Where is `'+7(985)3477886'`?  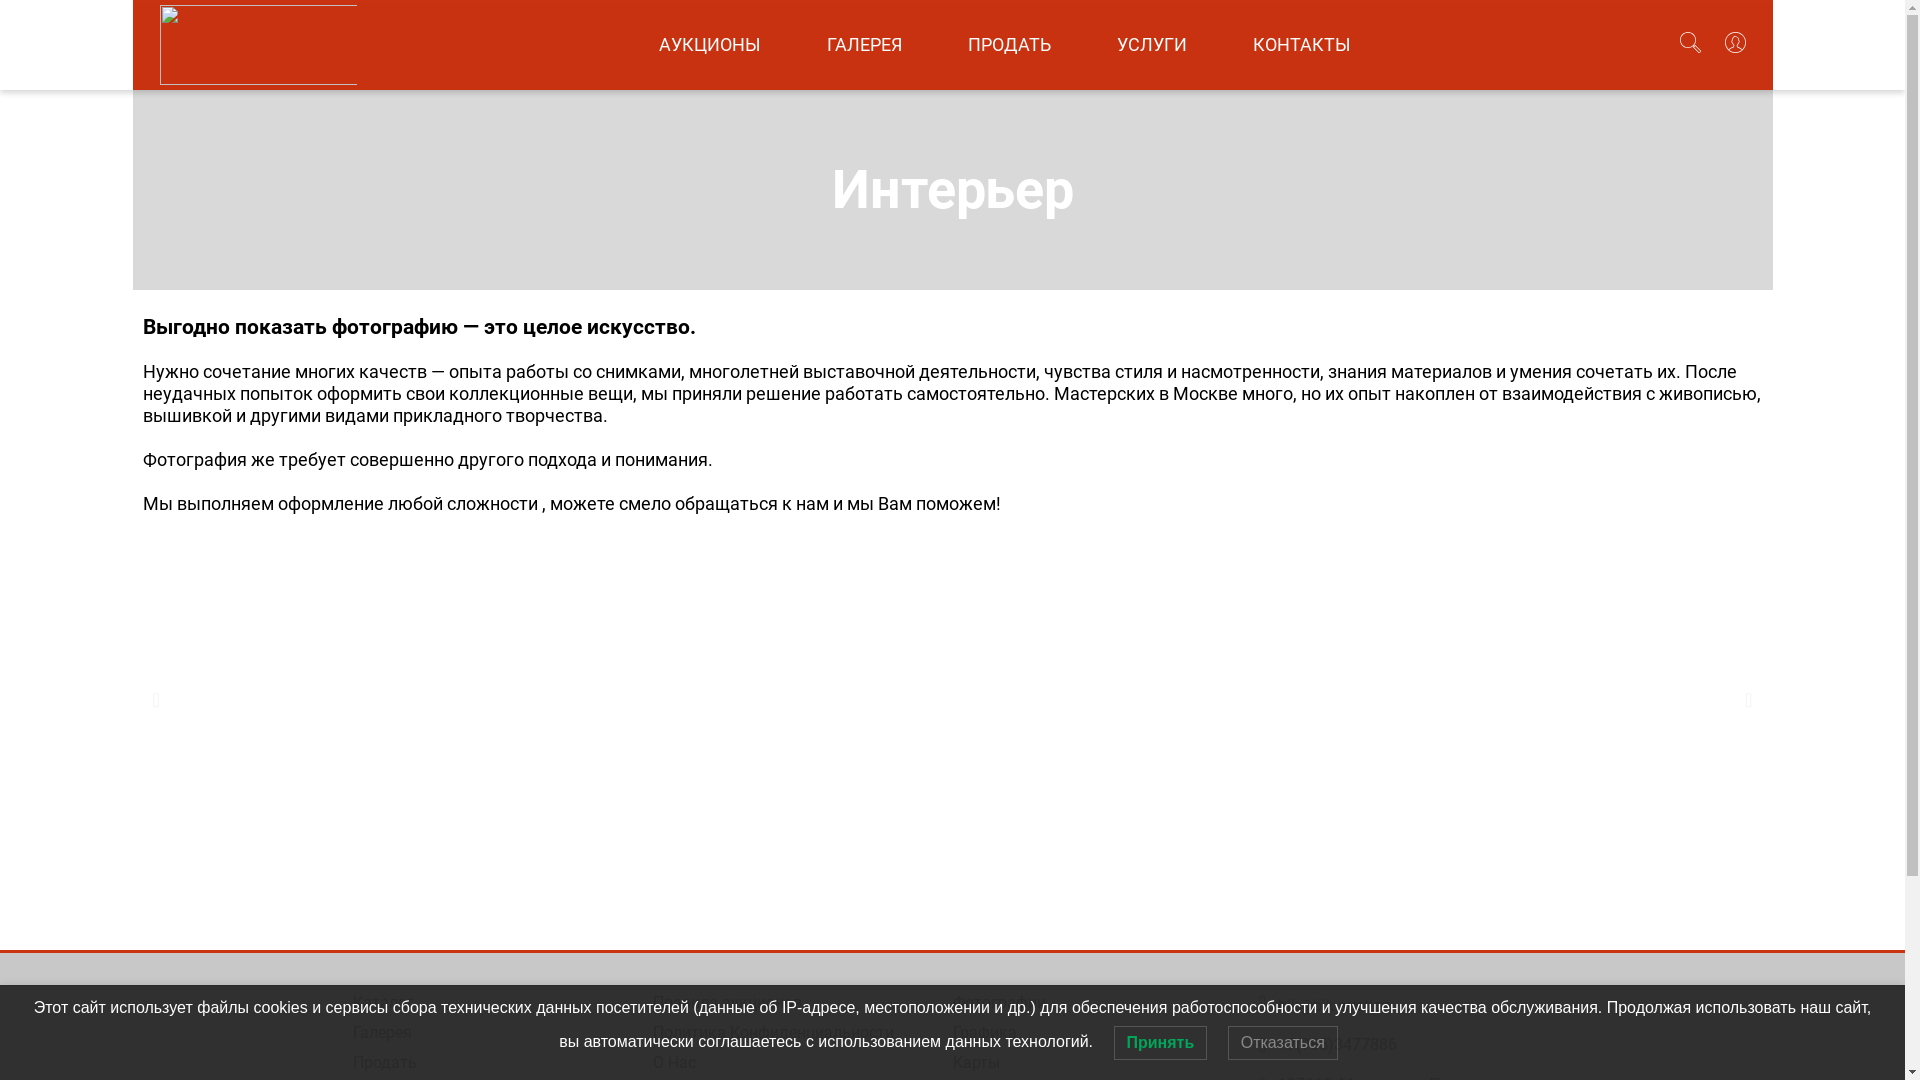
'+7(985)3477886' is located at coordinates (1337, 1043).